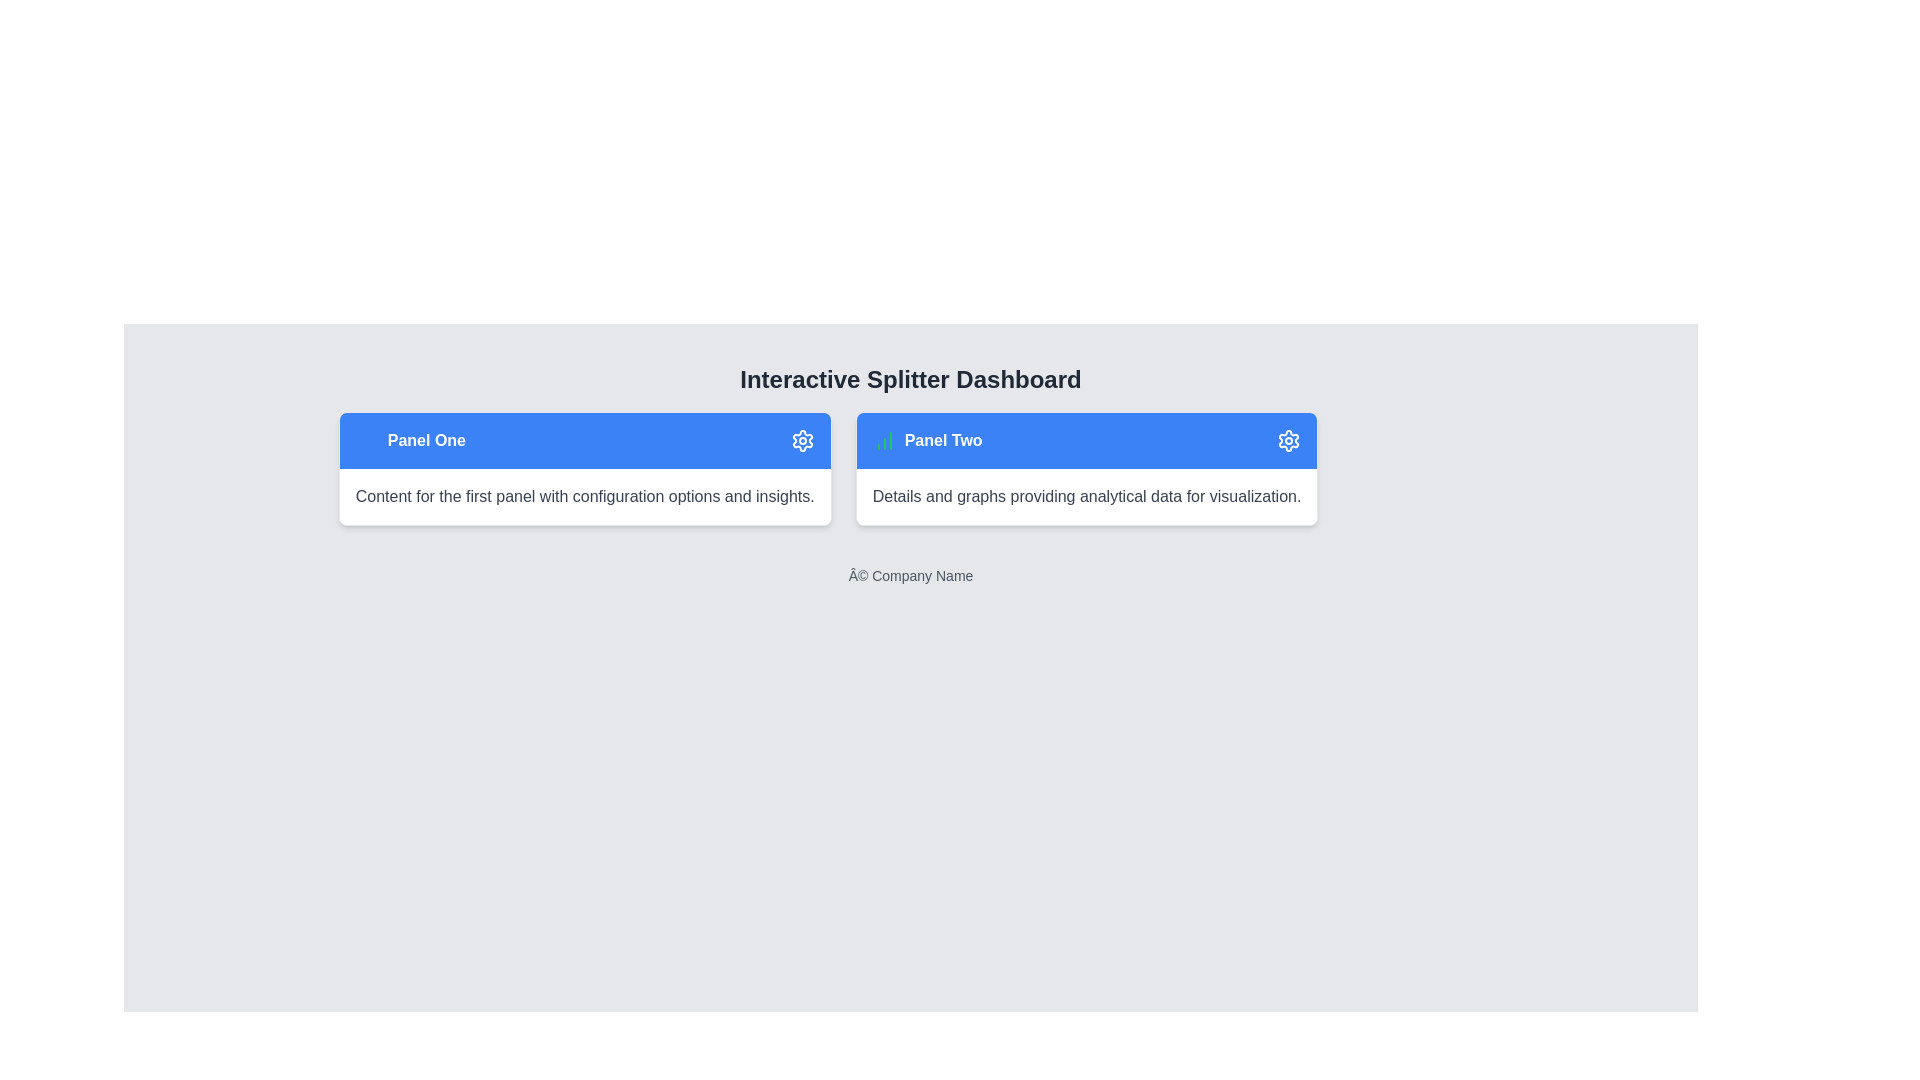 Image resolution: width=1920 pixels, height=1080 pixels. I want to click on the descriptive text block for the 'Panel Two' section, which is centrally aligned on the right side of the dashboard beneath the header labeled 'Panel Two', so click(1086, 496).